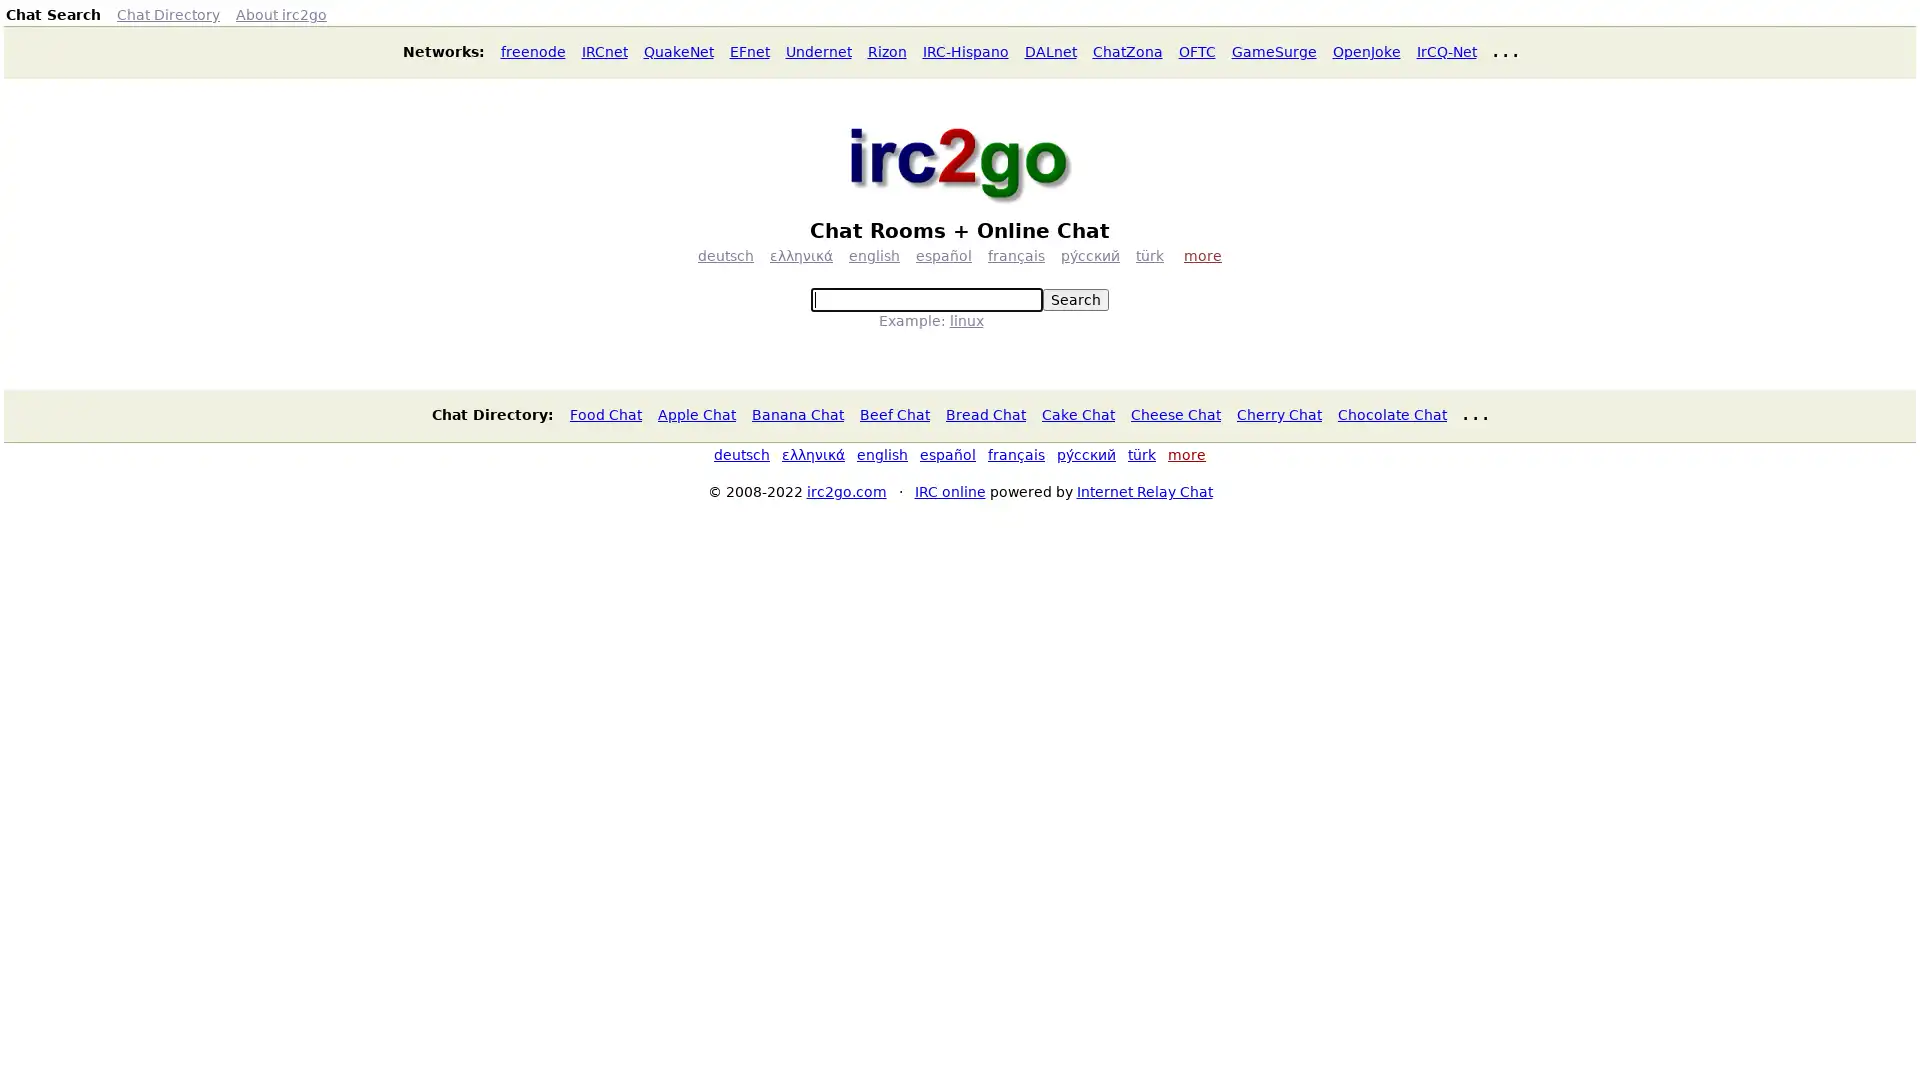 The image size is (1920, 1080). I want to click on Search, so click(1074, 300).